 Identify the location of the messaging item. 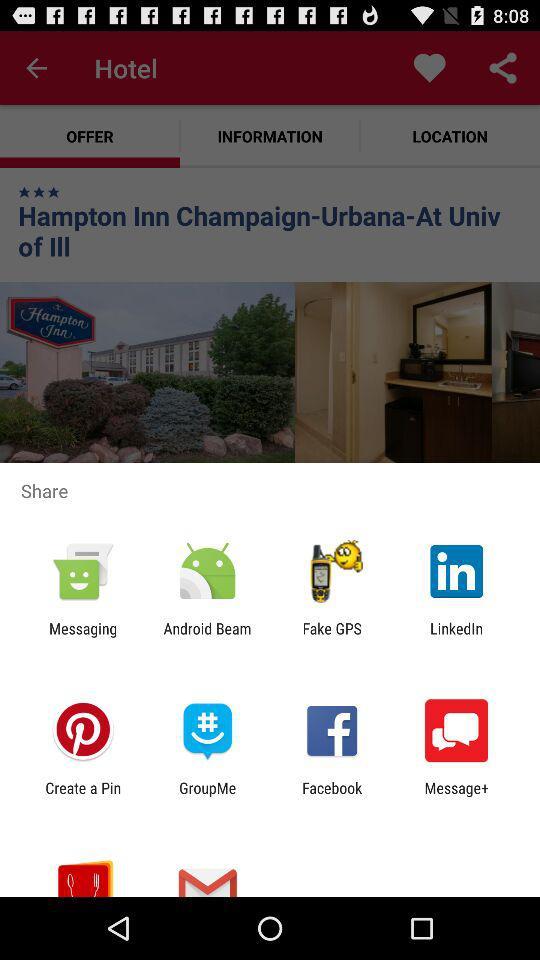
(82, 636).